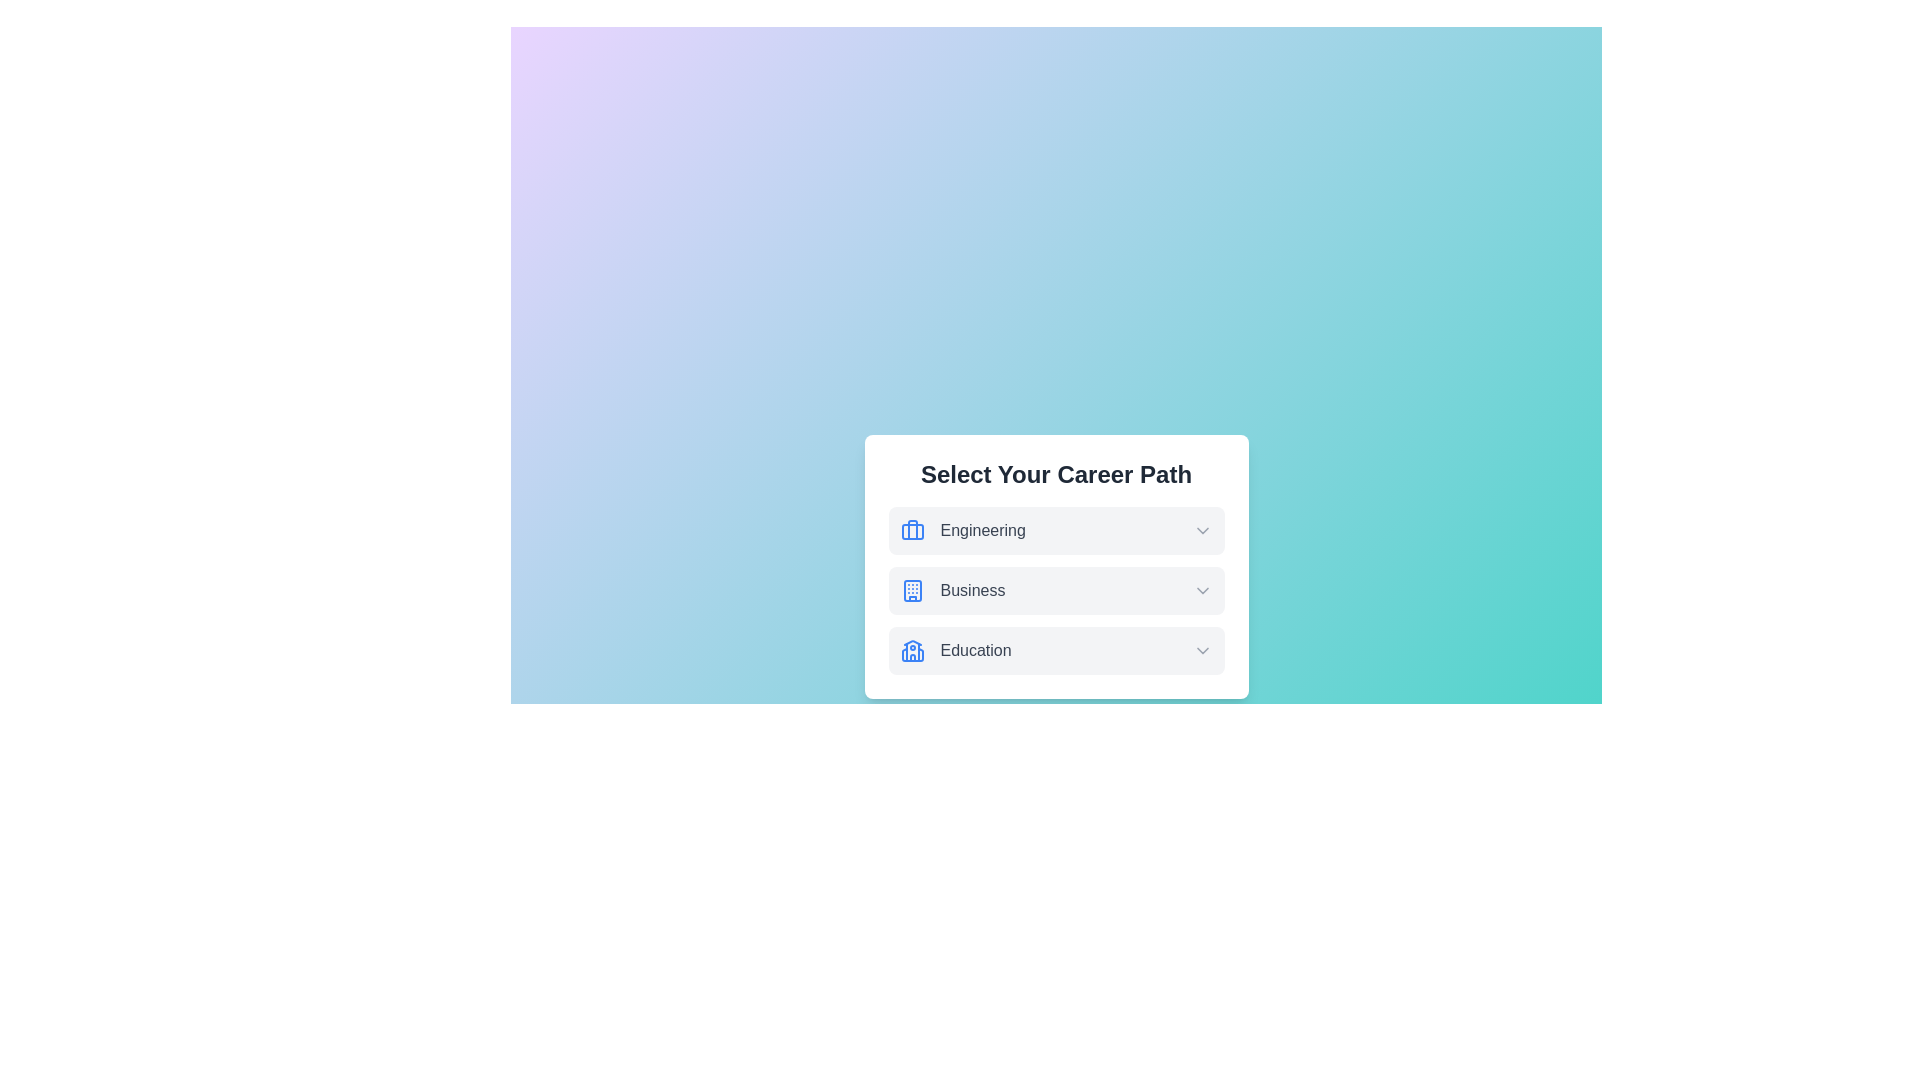 The height and width of the screenshot is (1080, 1920). What do you see at coordinates (1055, 589) in the screenshot?
I see `the career option Business from the dialog` at bounding box center [1055, 589].